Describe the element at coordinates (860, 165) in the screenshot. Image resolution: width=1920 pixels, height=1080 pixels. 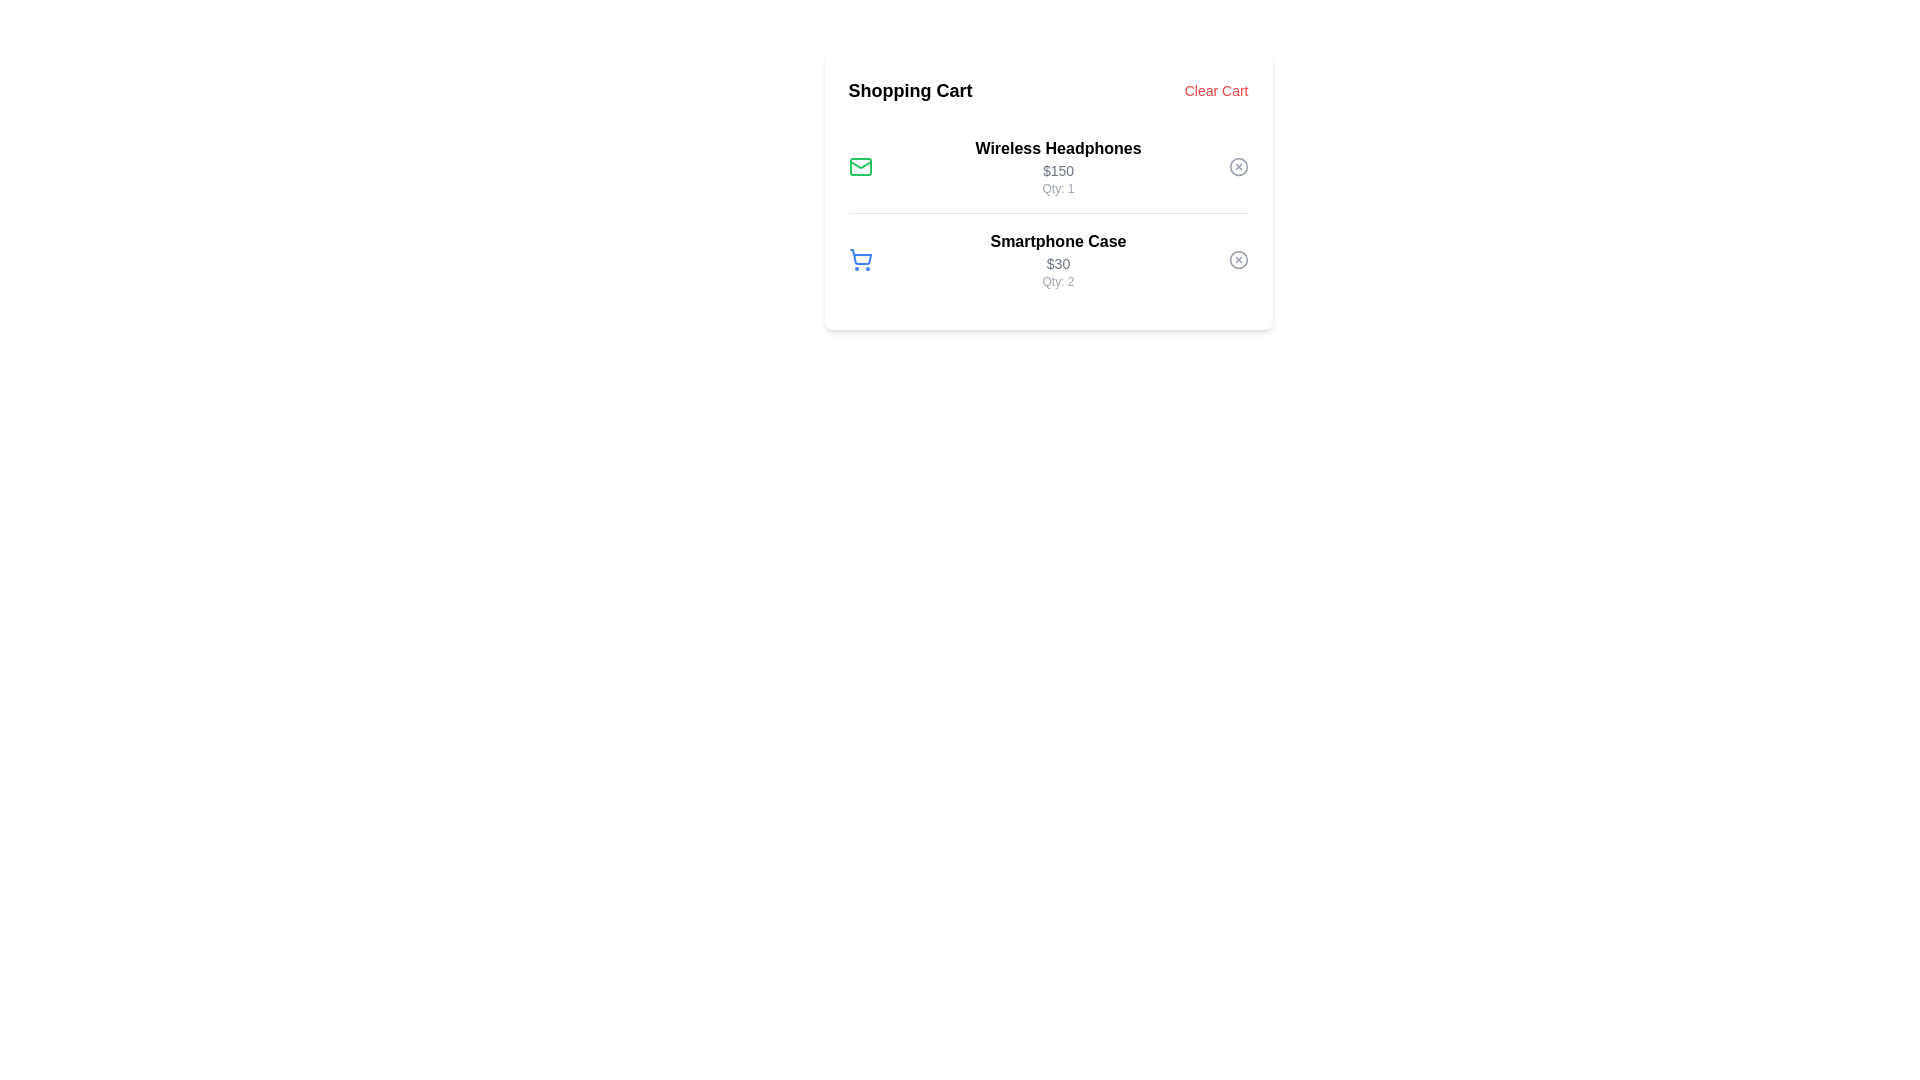
I see `the SVG rectangular shape with rounded corners that is part of the envelope icon located to the left of the 'Wireless Headphones' text in the shopping cart` at that location.